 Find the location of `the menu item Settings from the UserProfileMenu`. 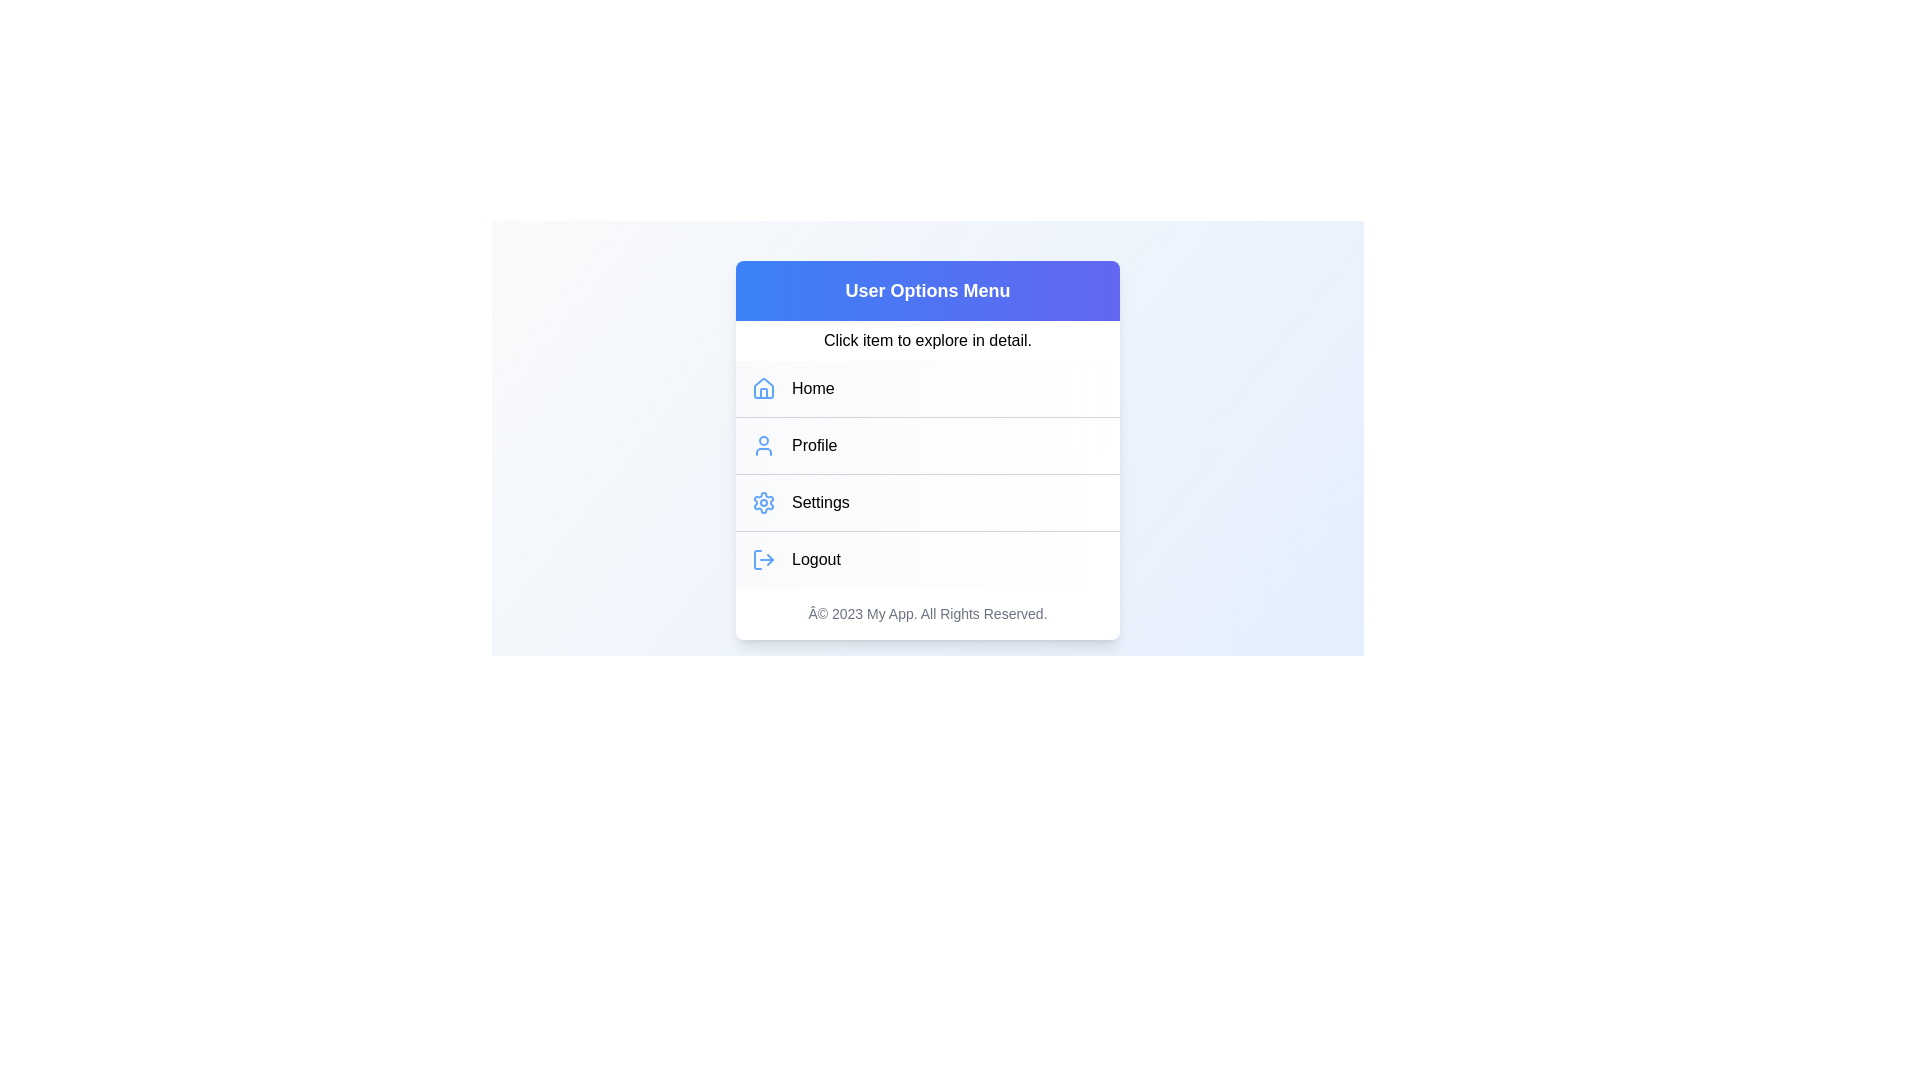

the menu item Settings from the UserProfileMenu is located at coordinates (926, 501).